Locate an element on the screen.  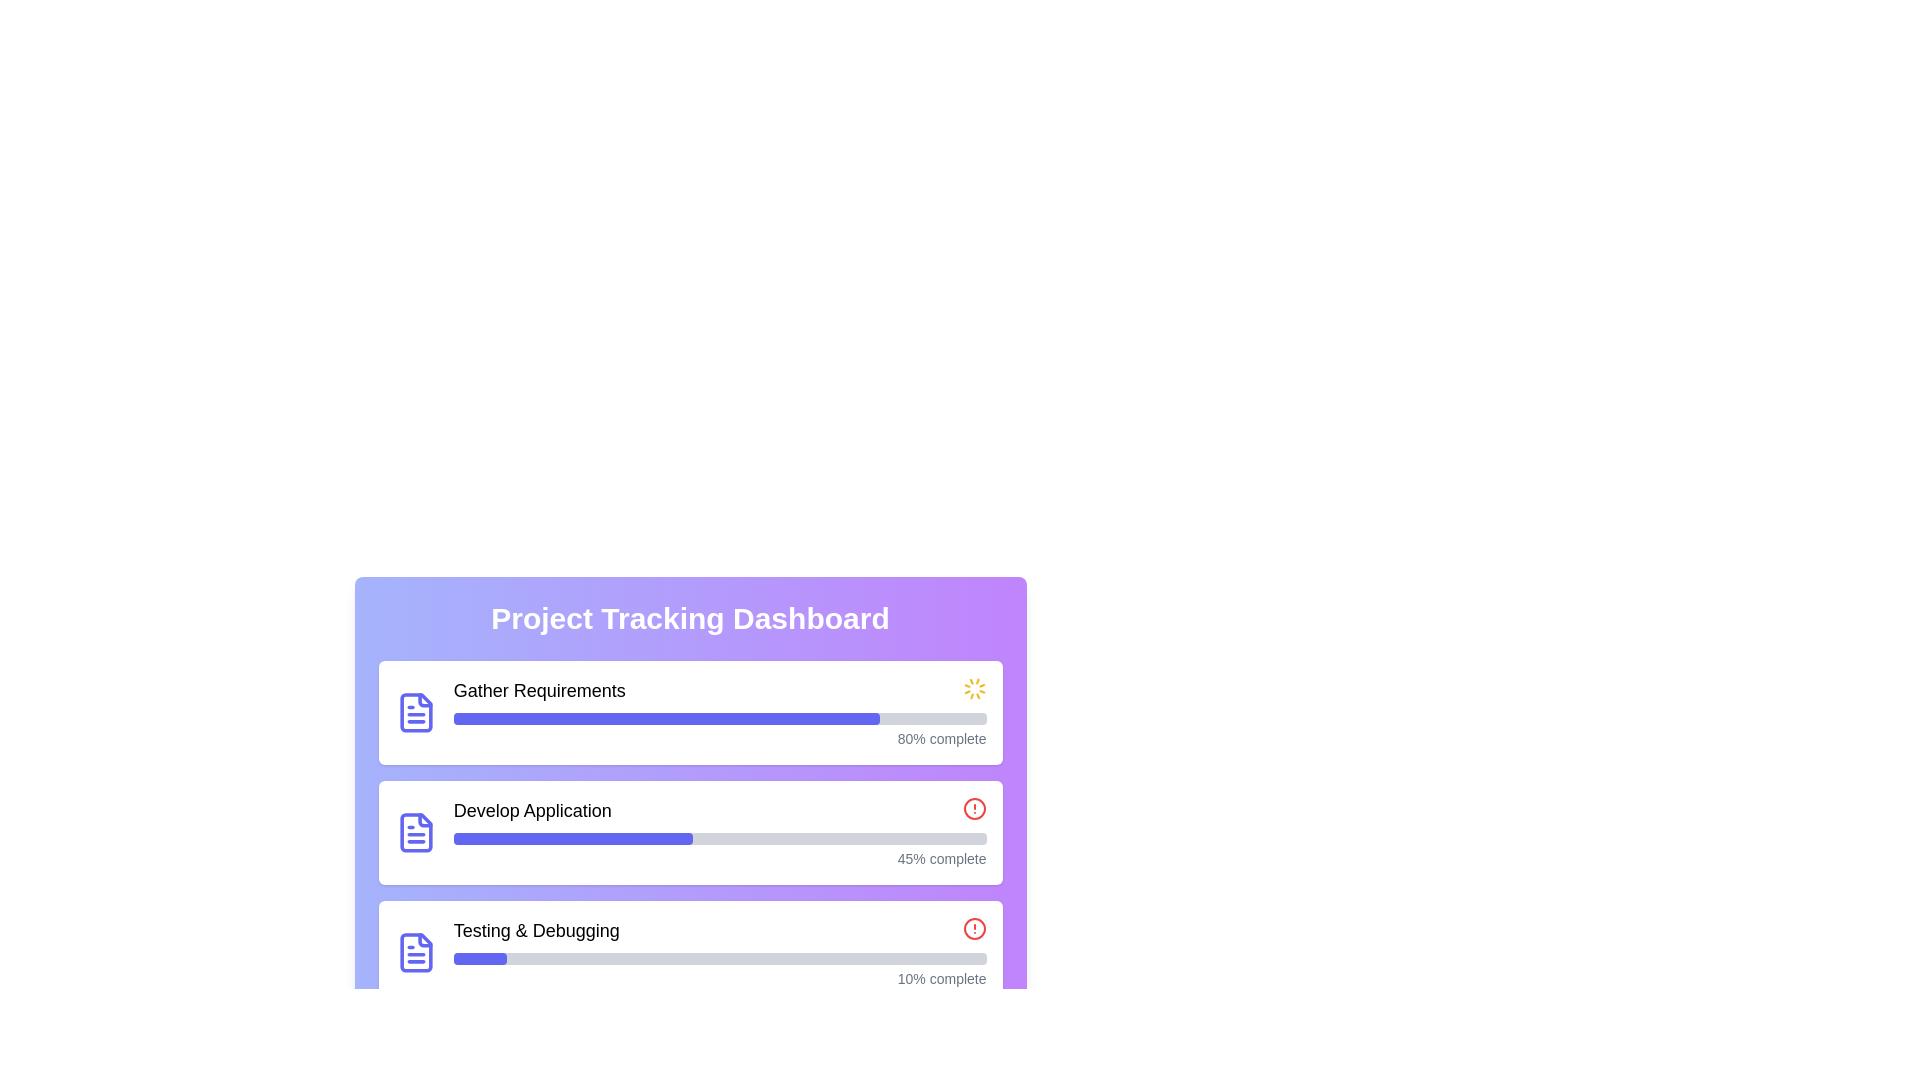
the yellow circular loading spinner with an animate-spin effect located to the right of the 'Gather Requirements' text in the 'Project Tracking Dashboard' UI card is located at coordinates (974, 688).